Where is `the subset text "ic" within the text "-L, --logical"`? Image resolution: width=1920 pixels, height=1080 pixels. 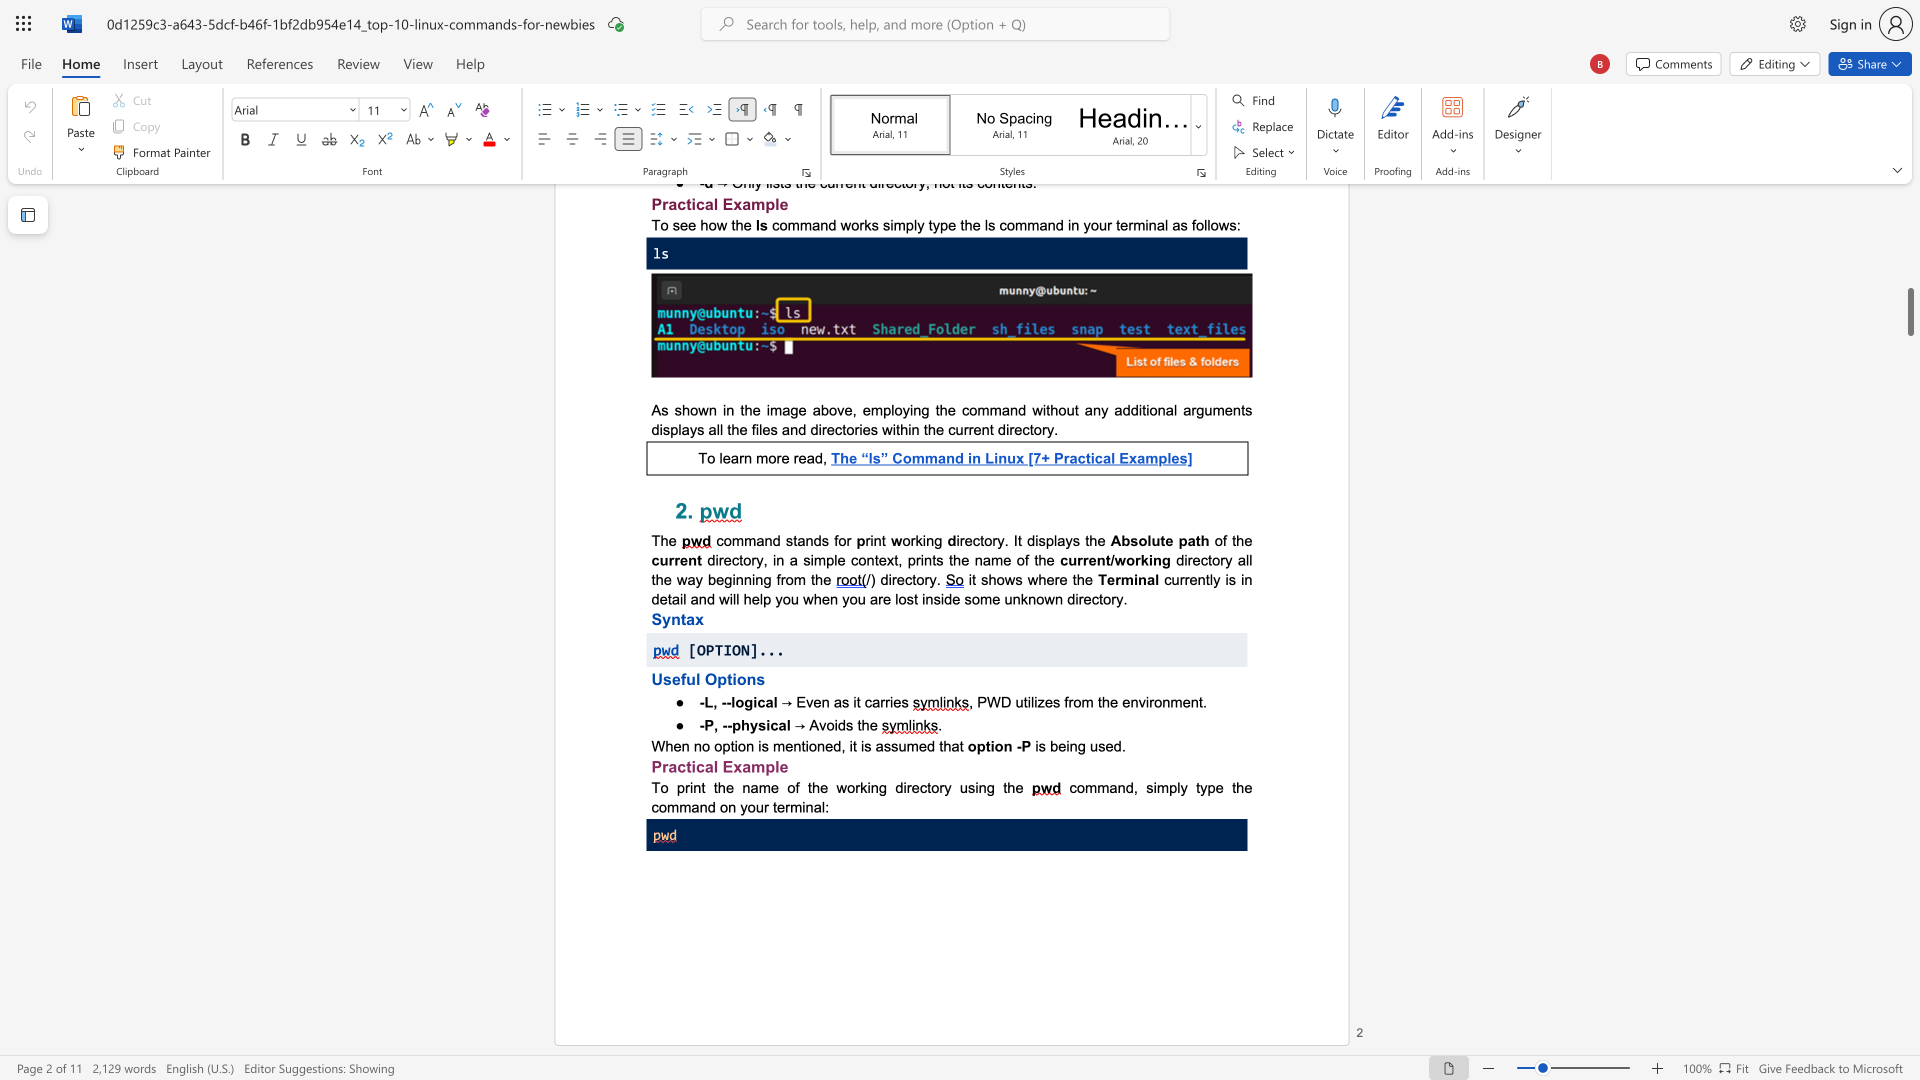
the subset text "ic" within the text "-L, --logical" is located at coordinates (752, 701).